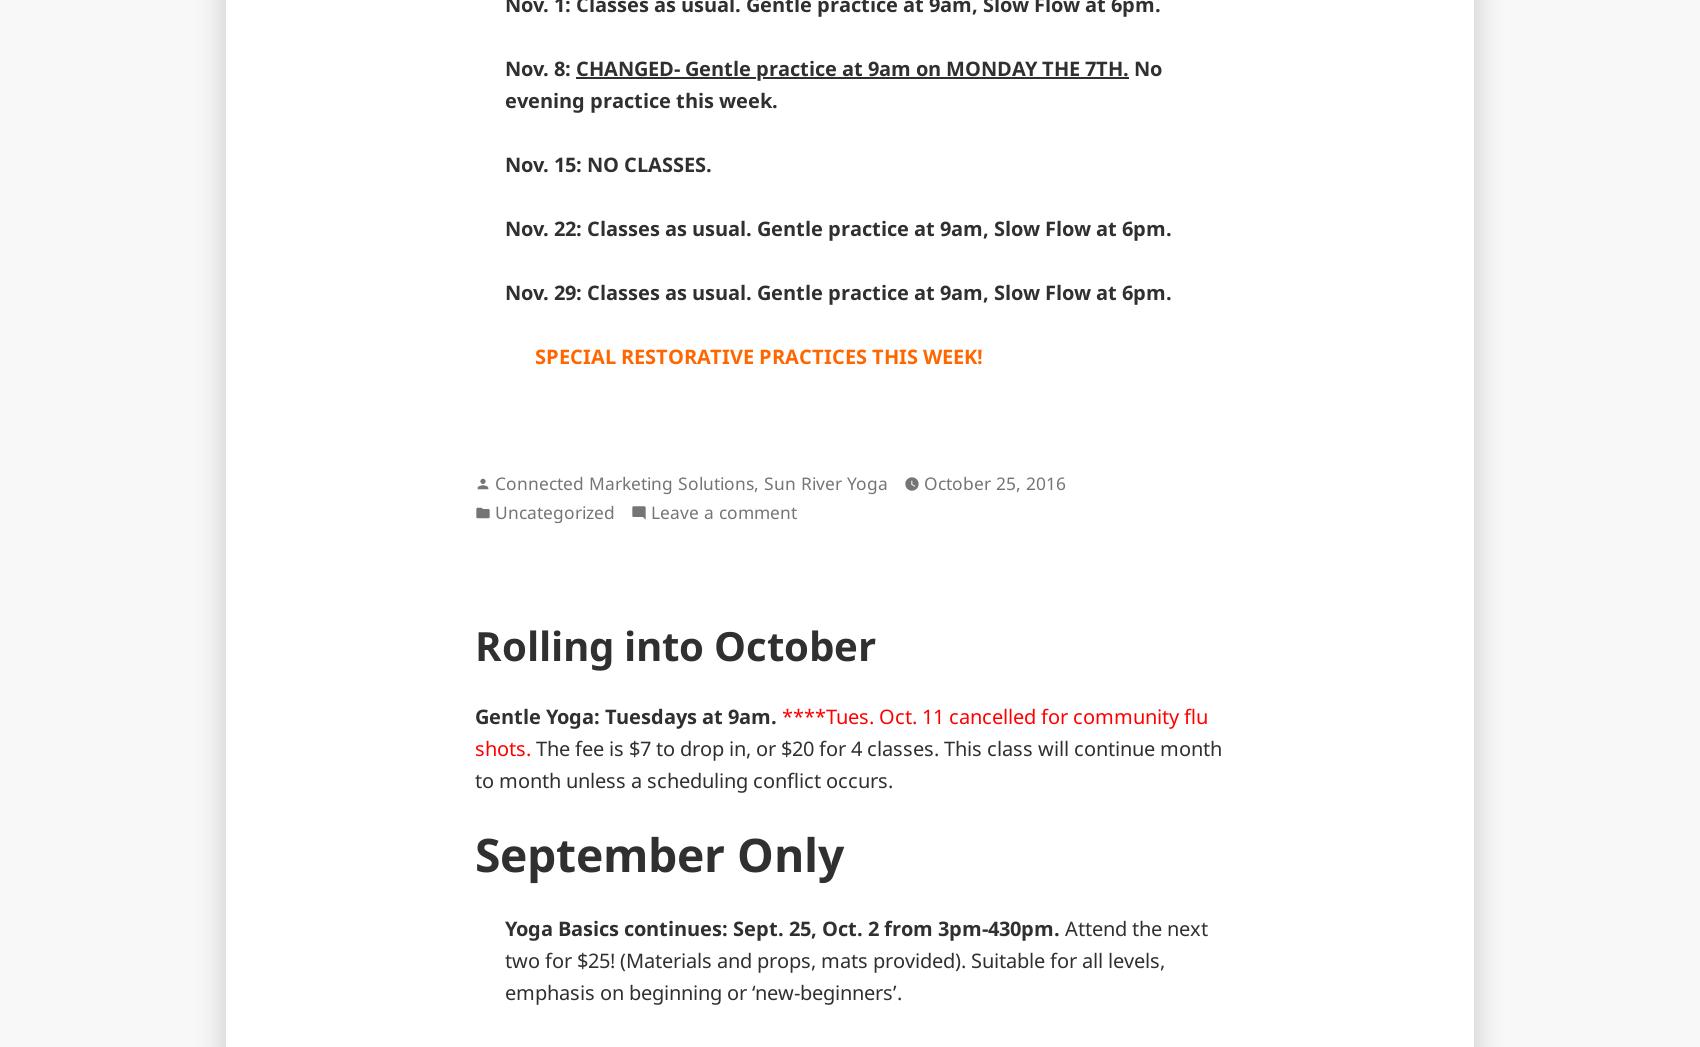  What do you see at coordinates (539, 67) in the screenshot?
I see `'Nov. 8:'` at bounding box center [539, 67].